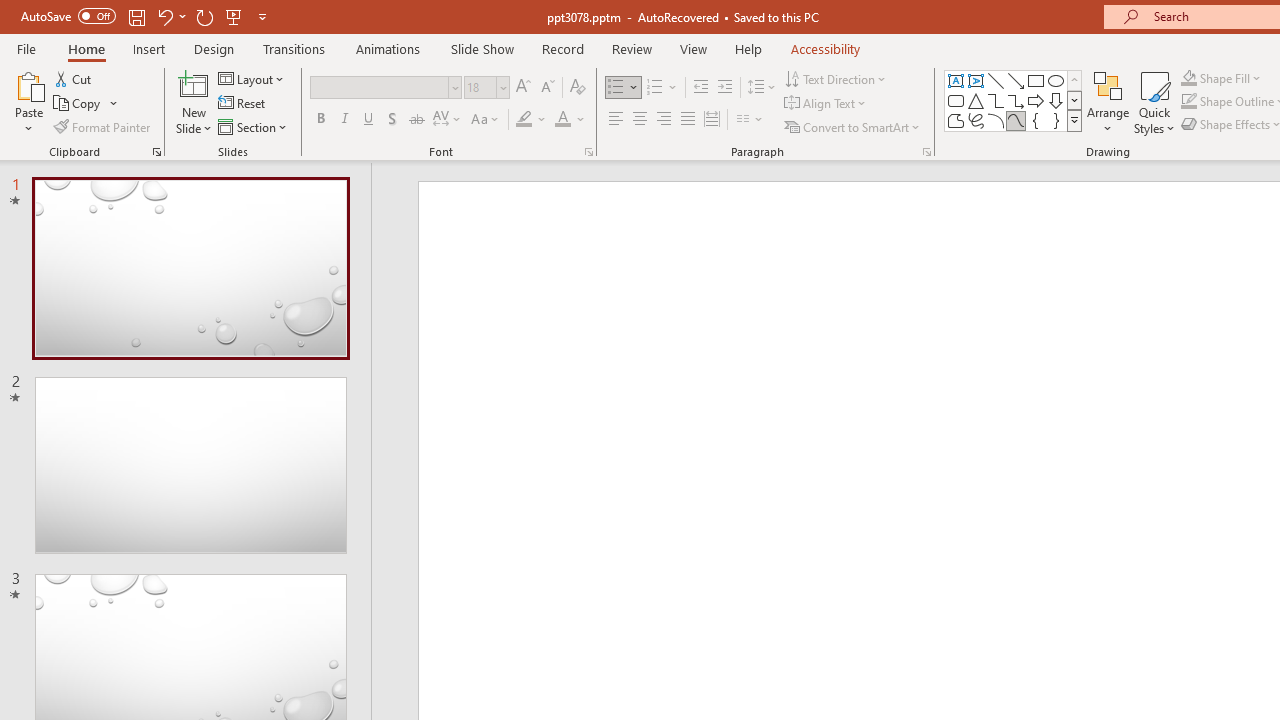  I want to click on 'Connector: Elbow Arrow', so click(1016, 100).